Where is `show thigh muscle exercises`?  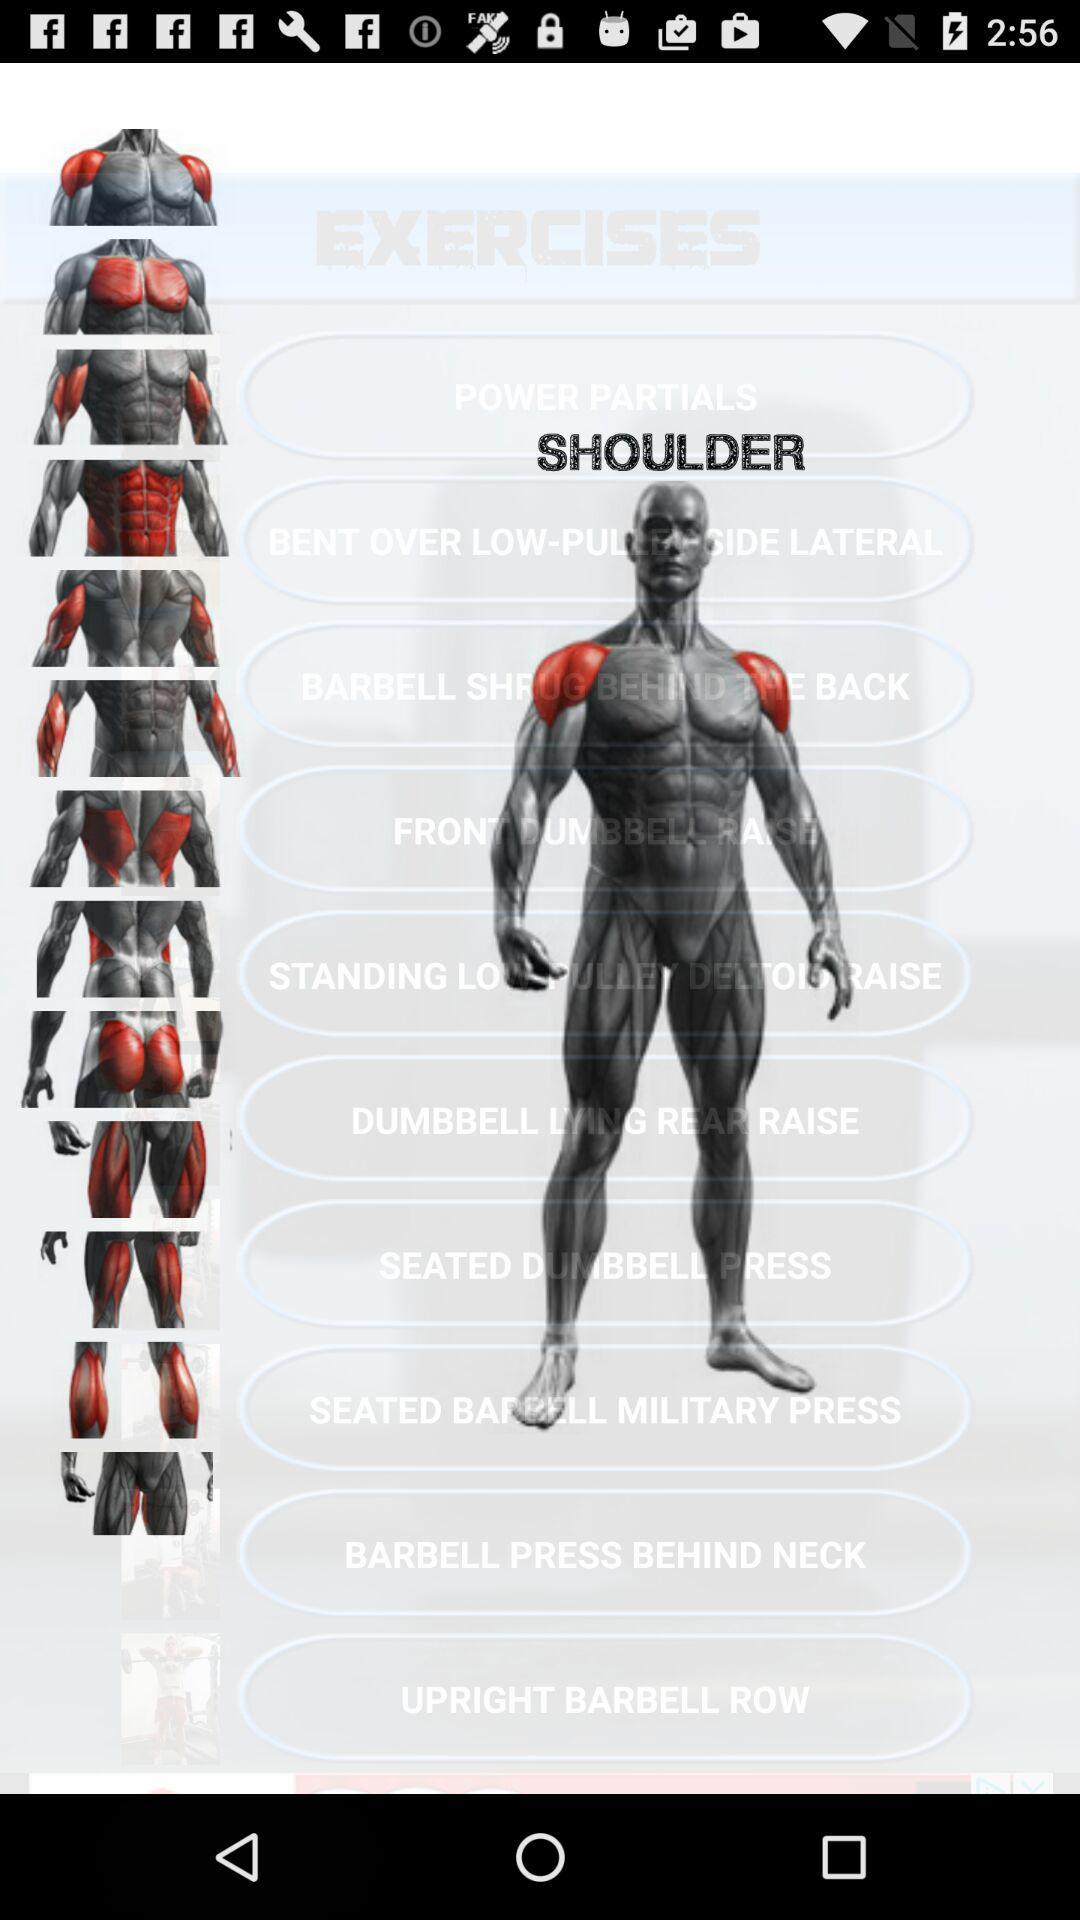 show thigh muscle exercises is located at coordinates (131, 1162).